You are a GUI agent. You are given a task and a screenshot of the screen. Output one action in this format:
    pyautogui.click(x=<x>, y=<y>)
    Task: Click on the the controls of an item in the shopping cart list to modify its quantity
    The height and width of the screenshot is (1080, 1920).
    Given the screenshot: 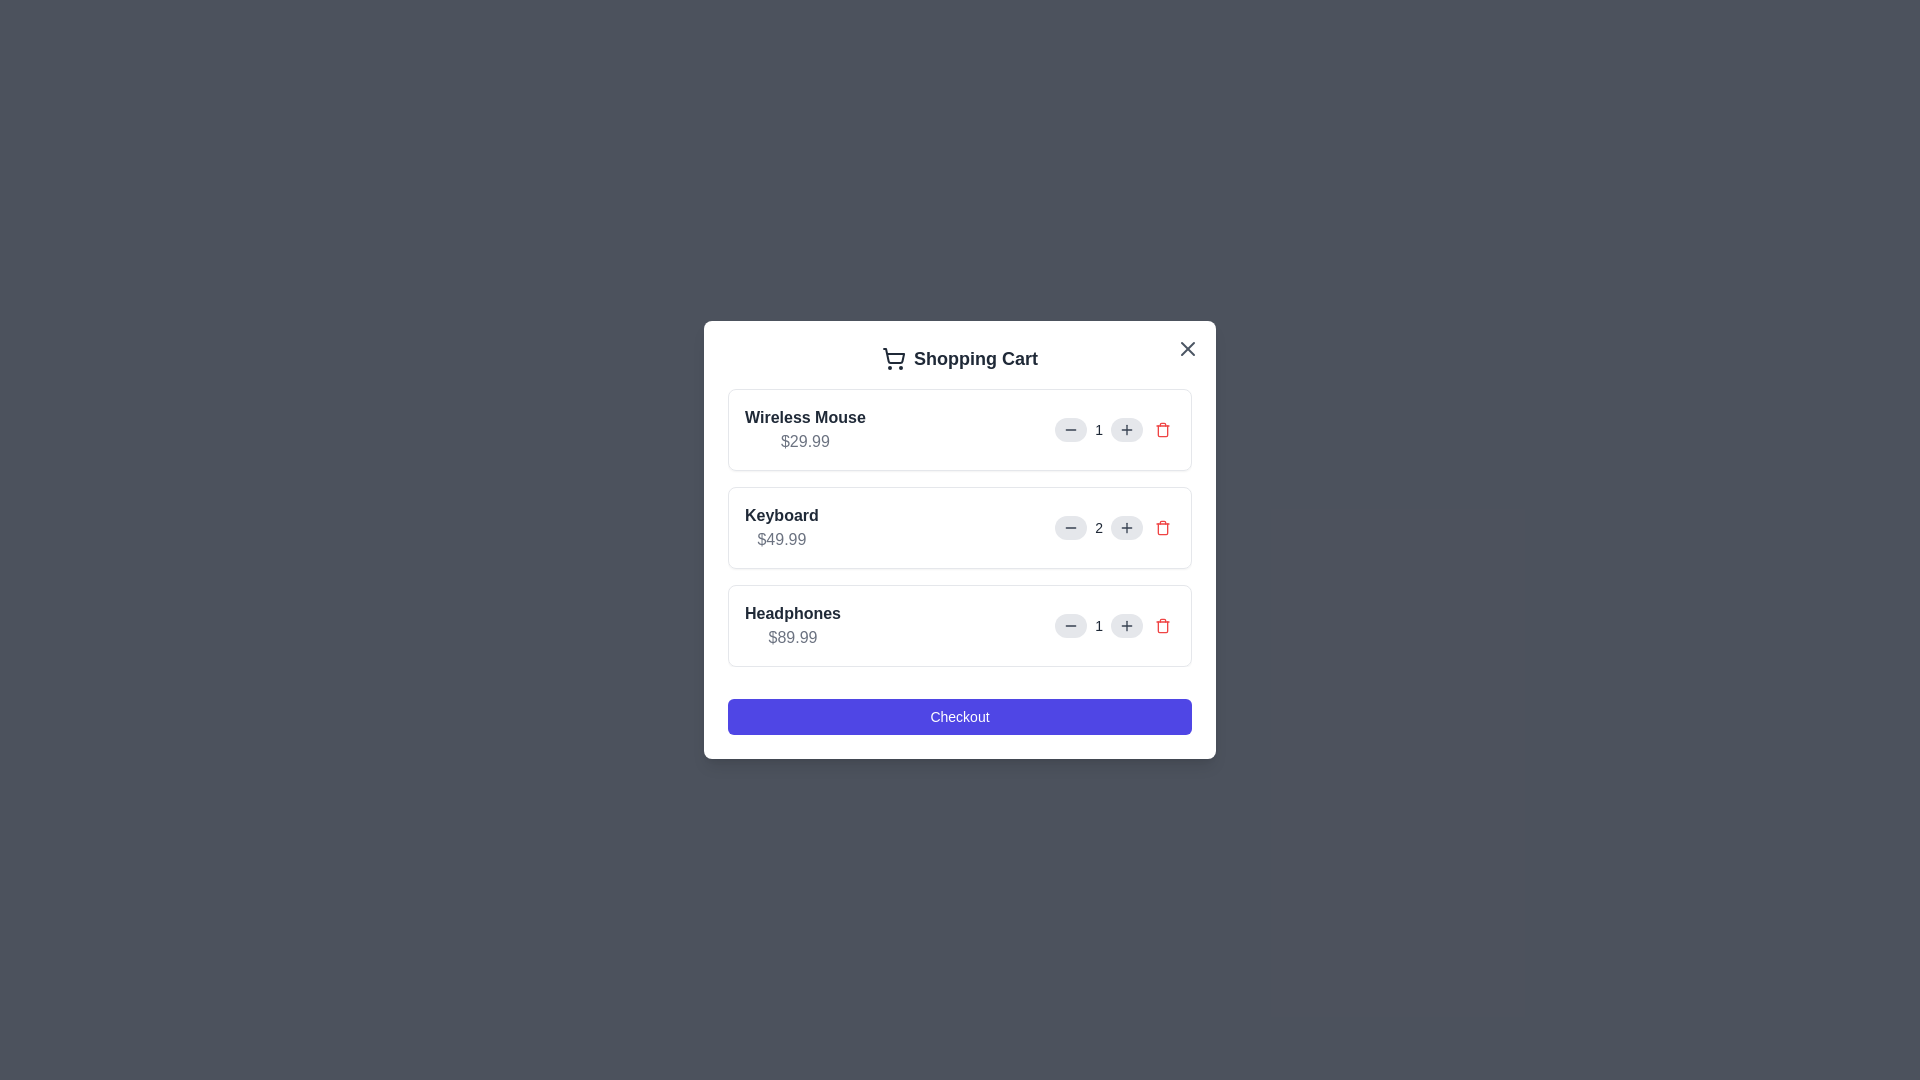 What is the action you would take?
    pyautogui.click(x=960, y=527)
    